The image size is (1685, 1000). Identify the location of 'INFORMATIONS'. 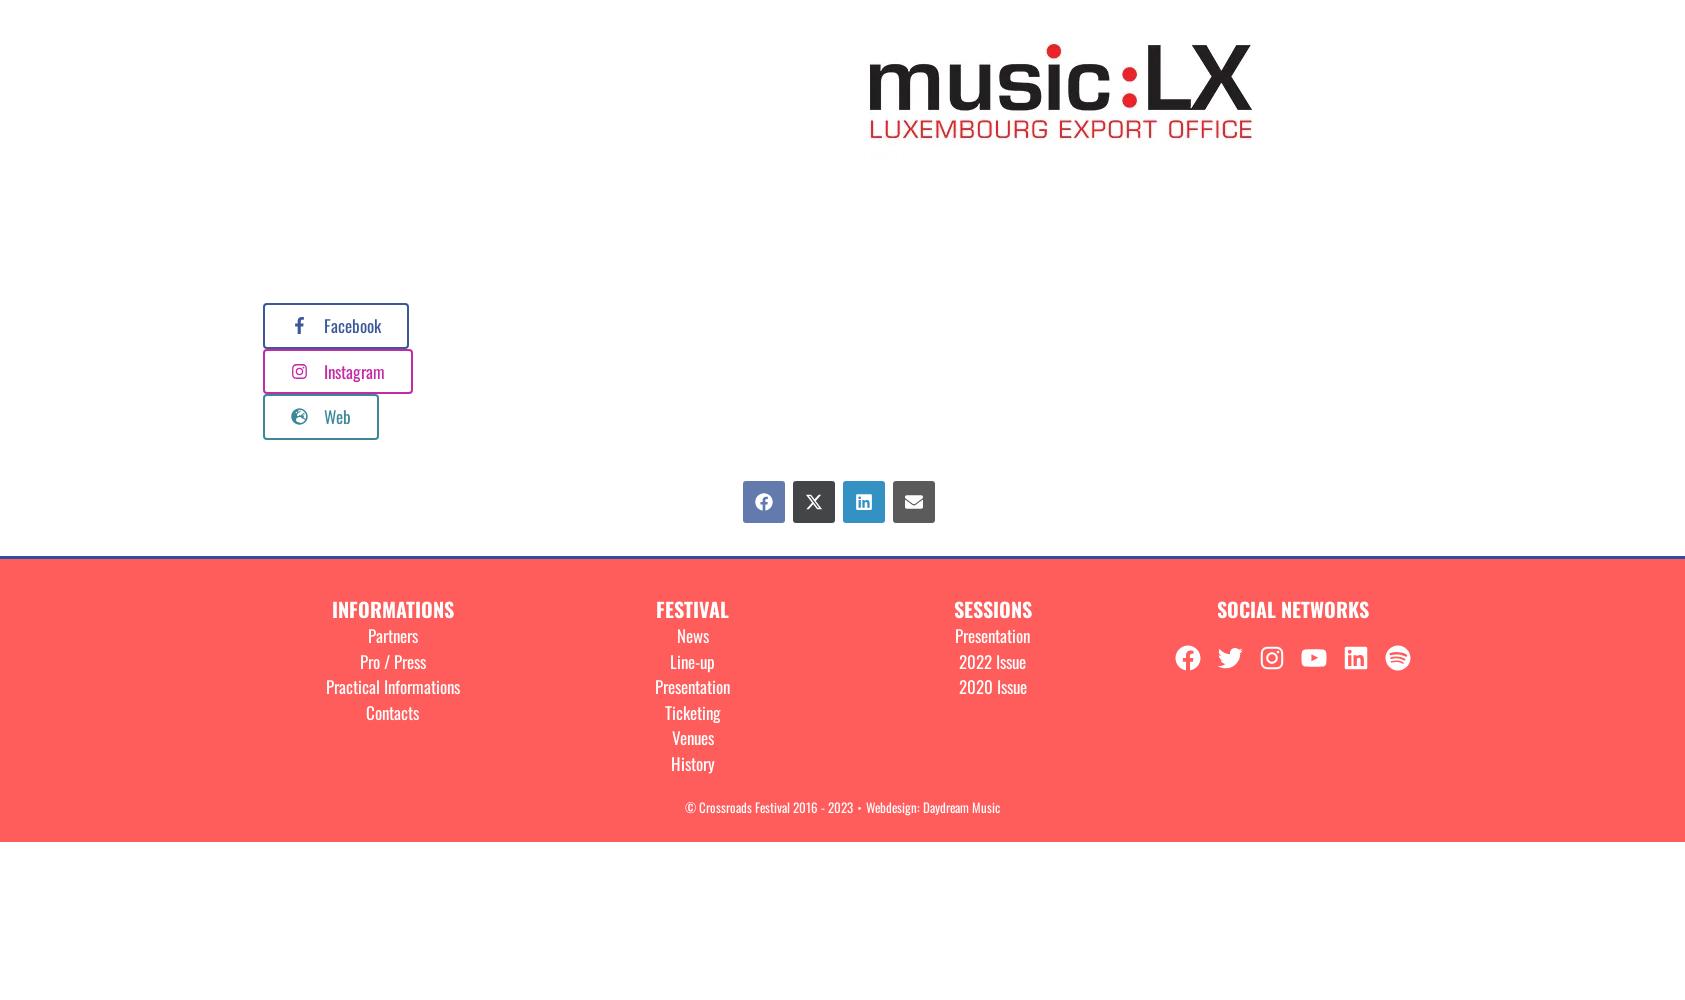
(390, 608).